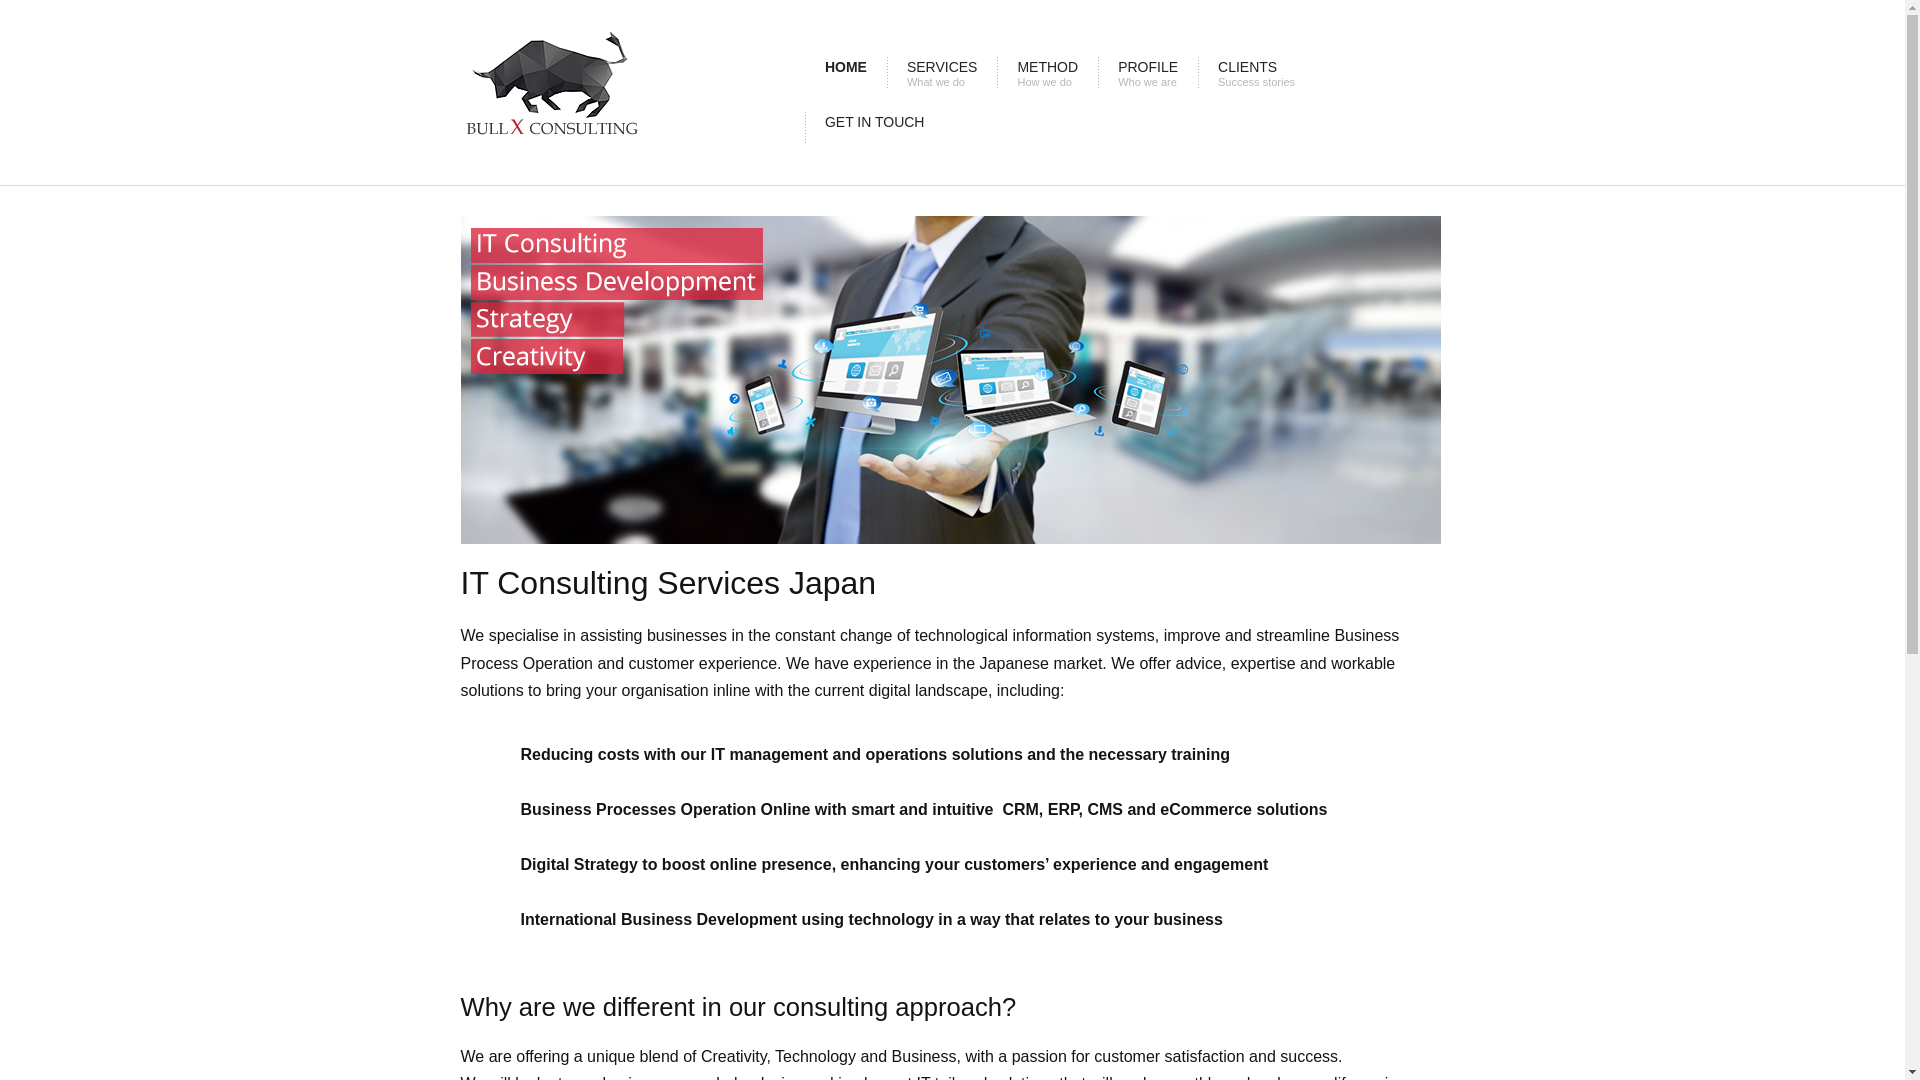 This screenshot has width=1920, height=1080. I want to click on 'HOME', so click(805, 71).